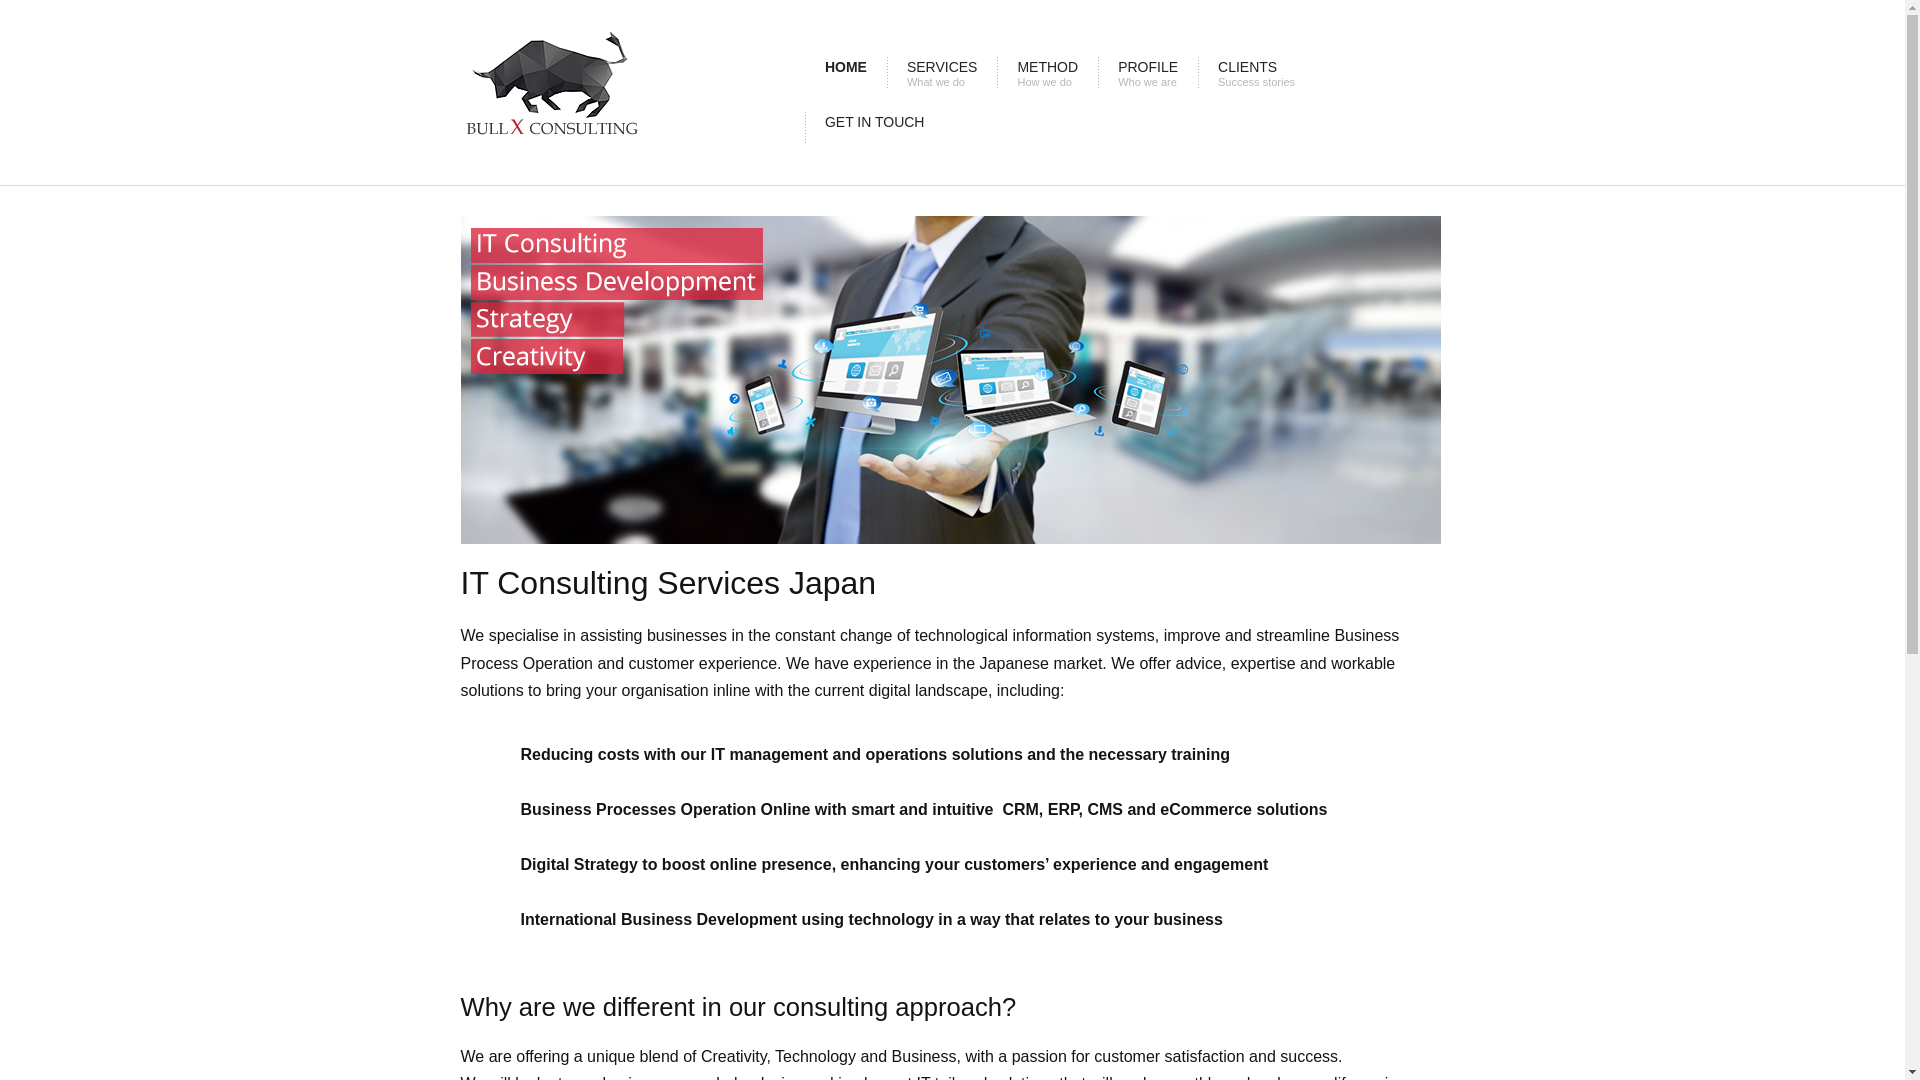 This screenshot has width=1920, height=1080. I want to click on 'HOME', so click(805, 71).